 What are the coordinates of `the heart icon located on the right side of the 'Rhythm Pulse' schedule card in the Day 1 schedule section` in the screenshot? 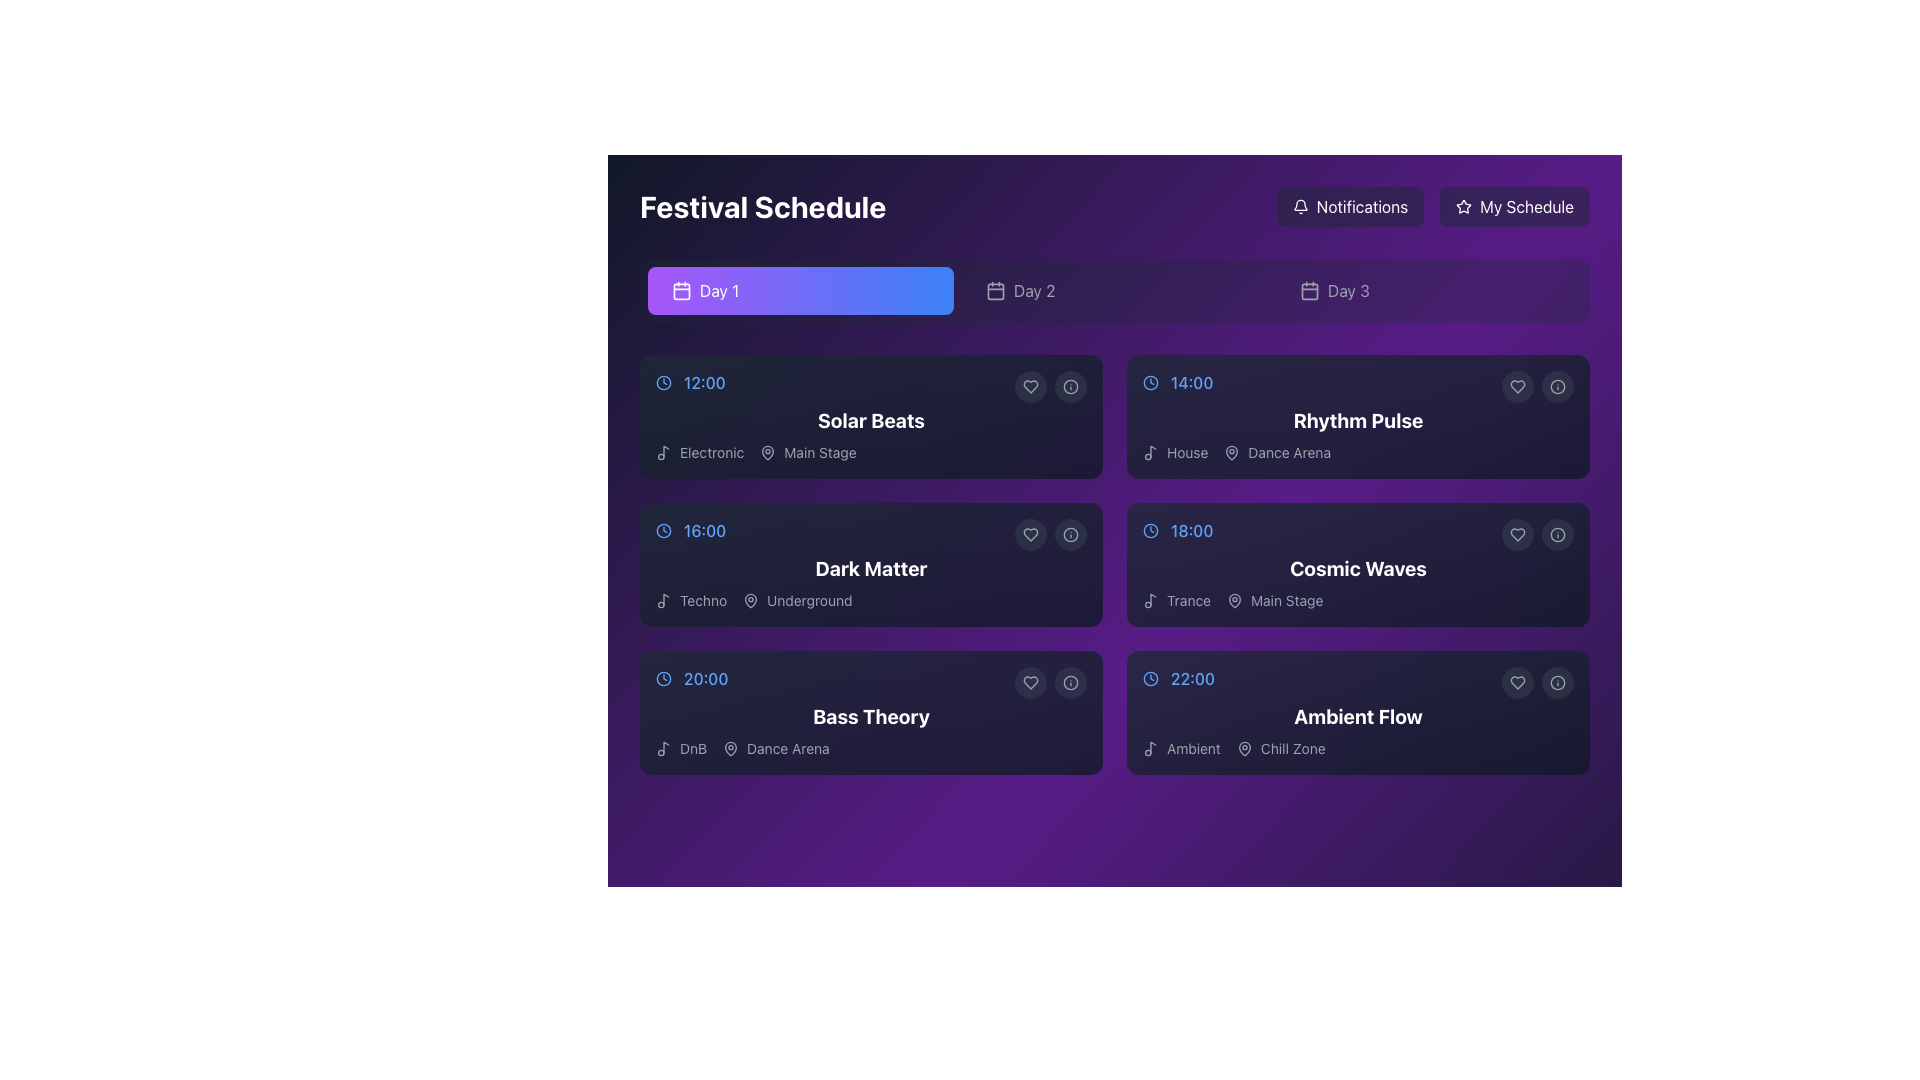 It's located at (1517, 386).